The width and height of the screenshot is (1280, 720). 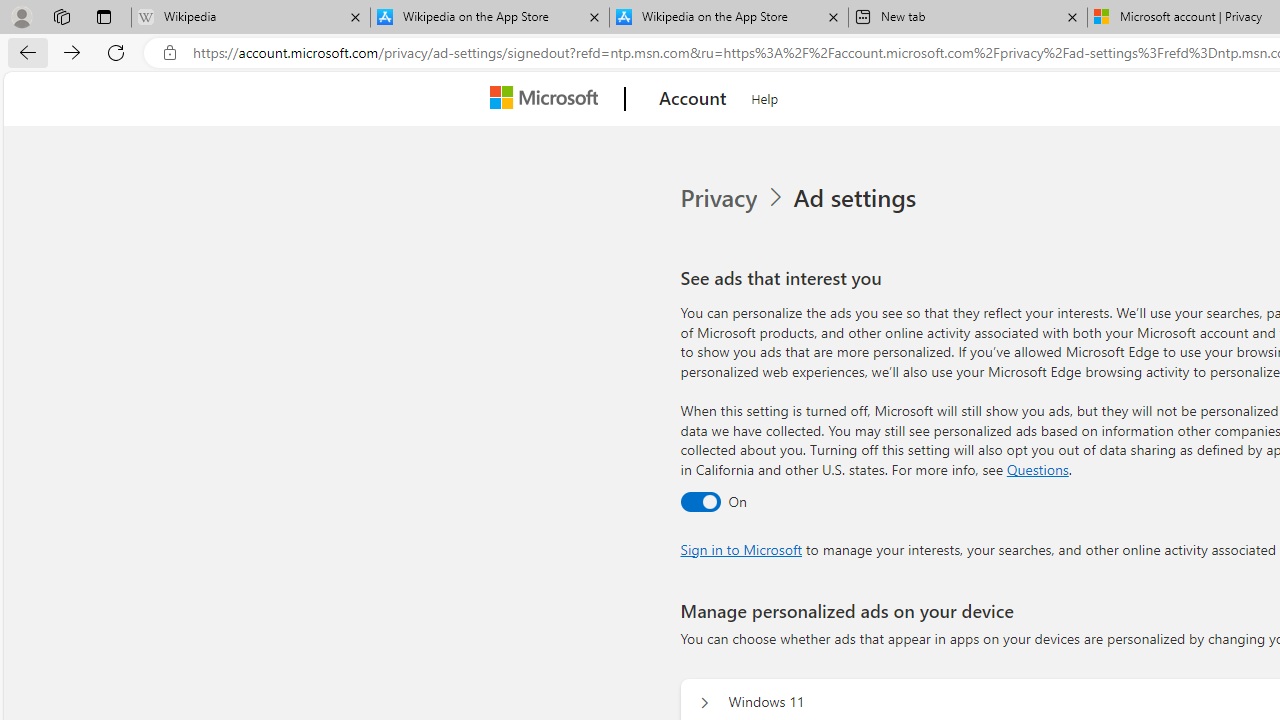 What do you see at coordinates (61, 16) in the screenshot?
I see `'Workspaces'` at bounding box center [61, 16].